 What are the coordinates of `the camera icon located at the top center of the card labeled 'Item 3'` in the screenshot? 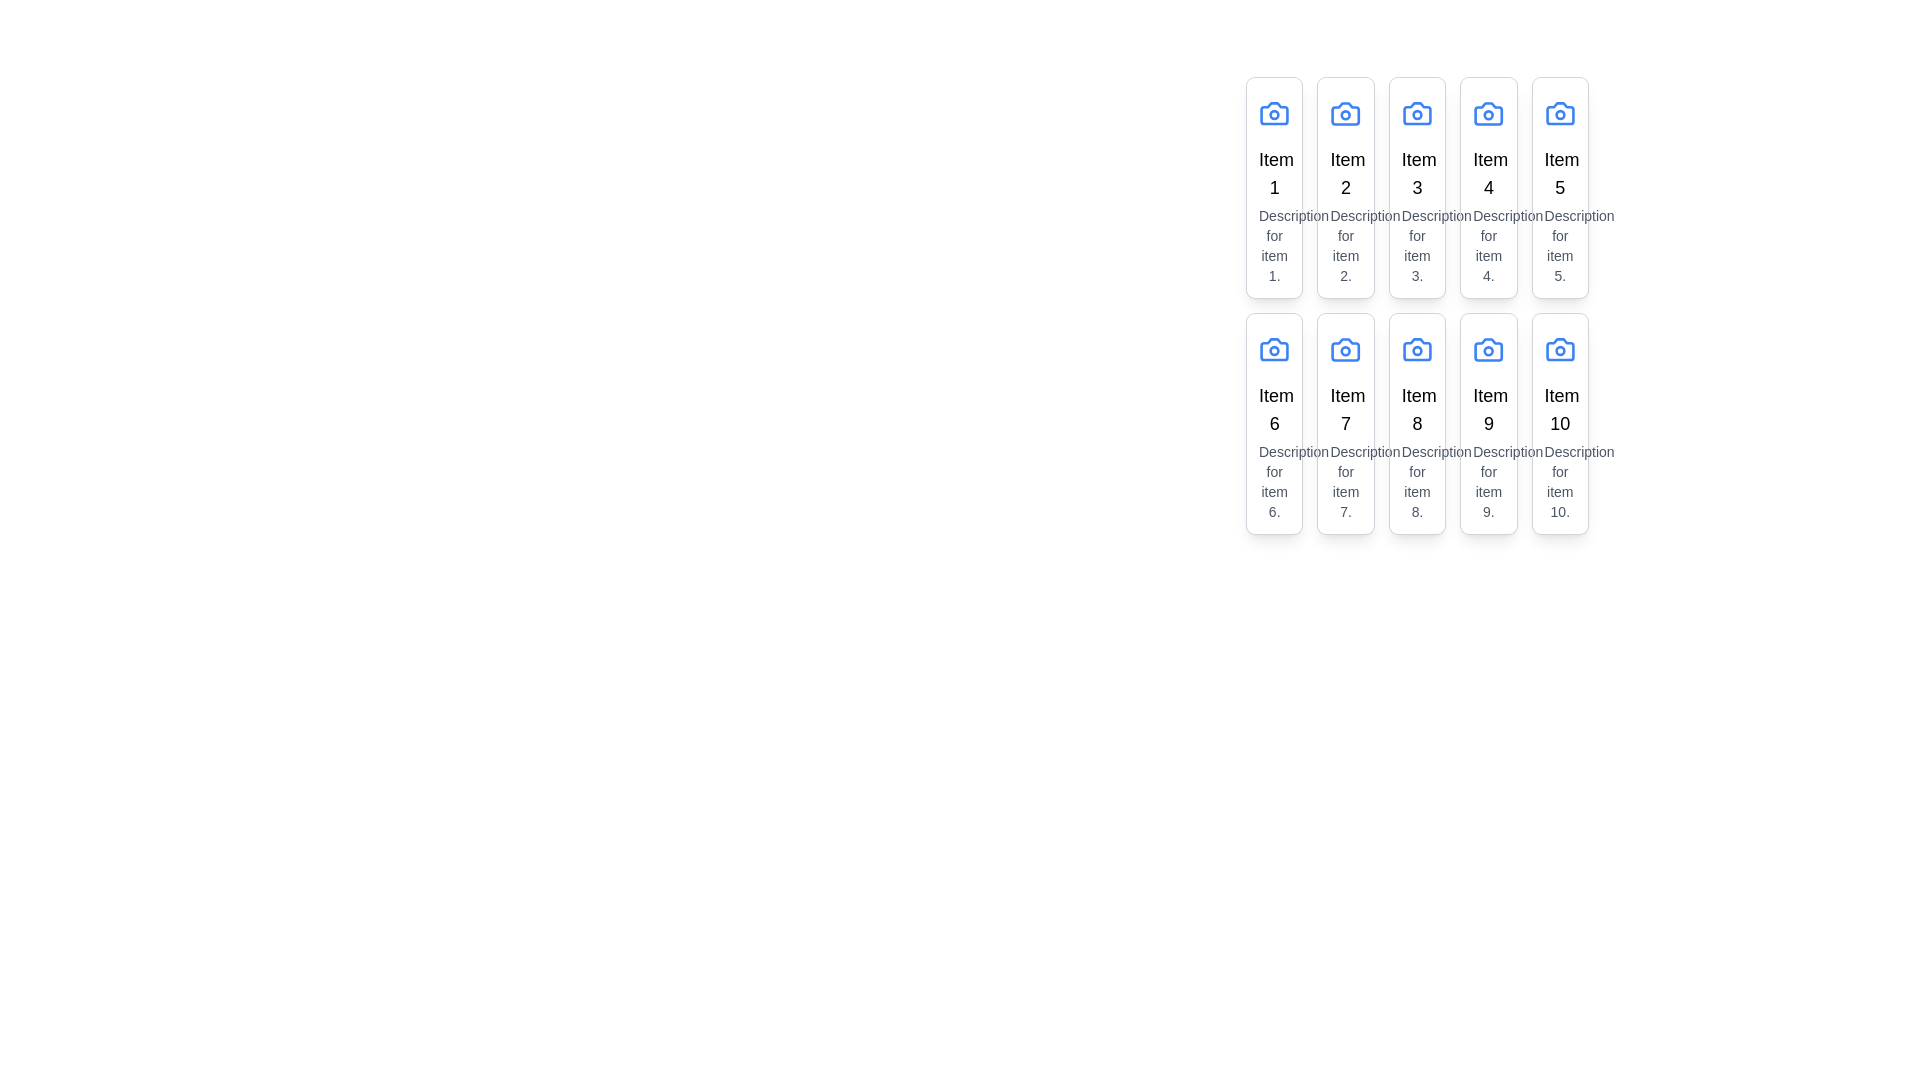 It's located at (1416, 114).